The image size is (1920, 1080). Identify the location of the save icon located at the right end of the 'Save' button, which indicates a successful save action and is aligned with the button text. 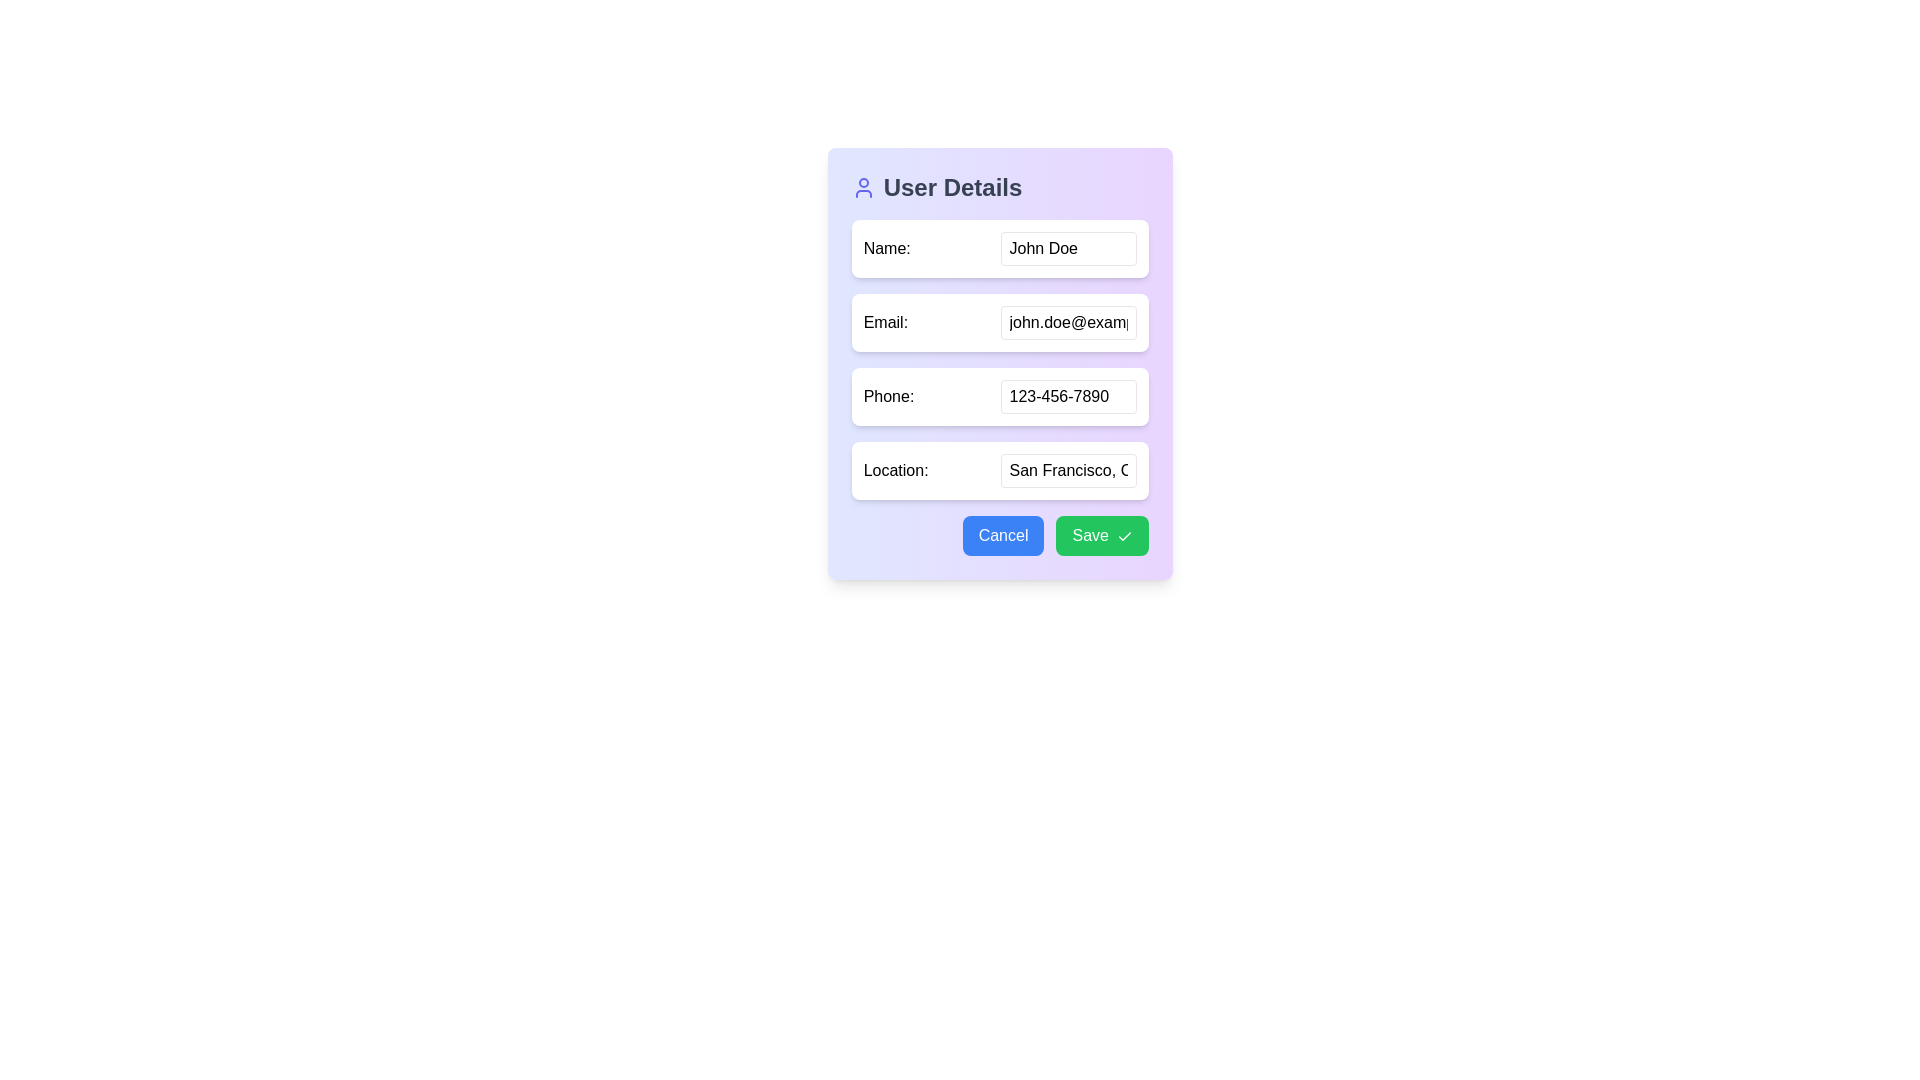
(1125, 535).